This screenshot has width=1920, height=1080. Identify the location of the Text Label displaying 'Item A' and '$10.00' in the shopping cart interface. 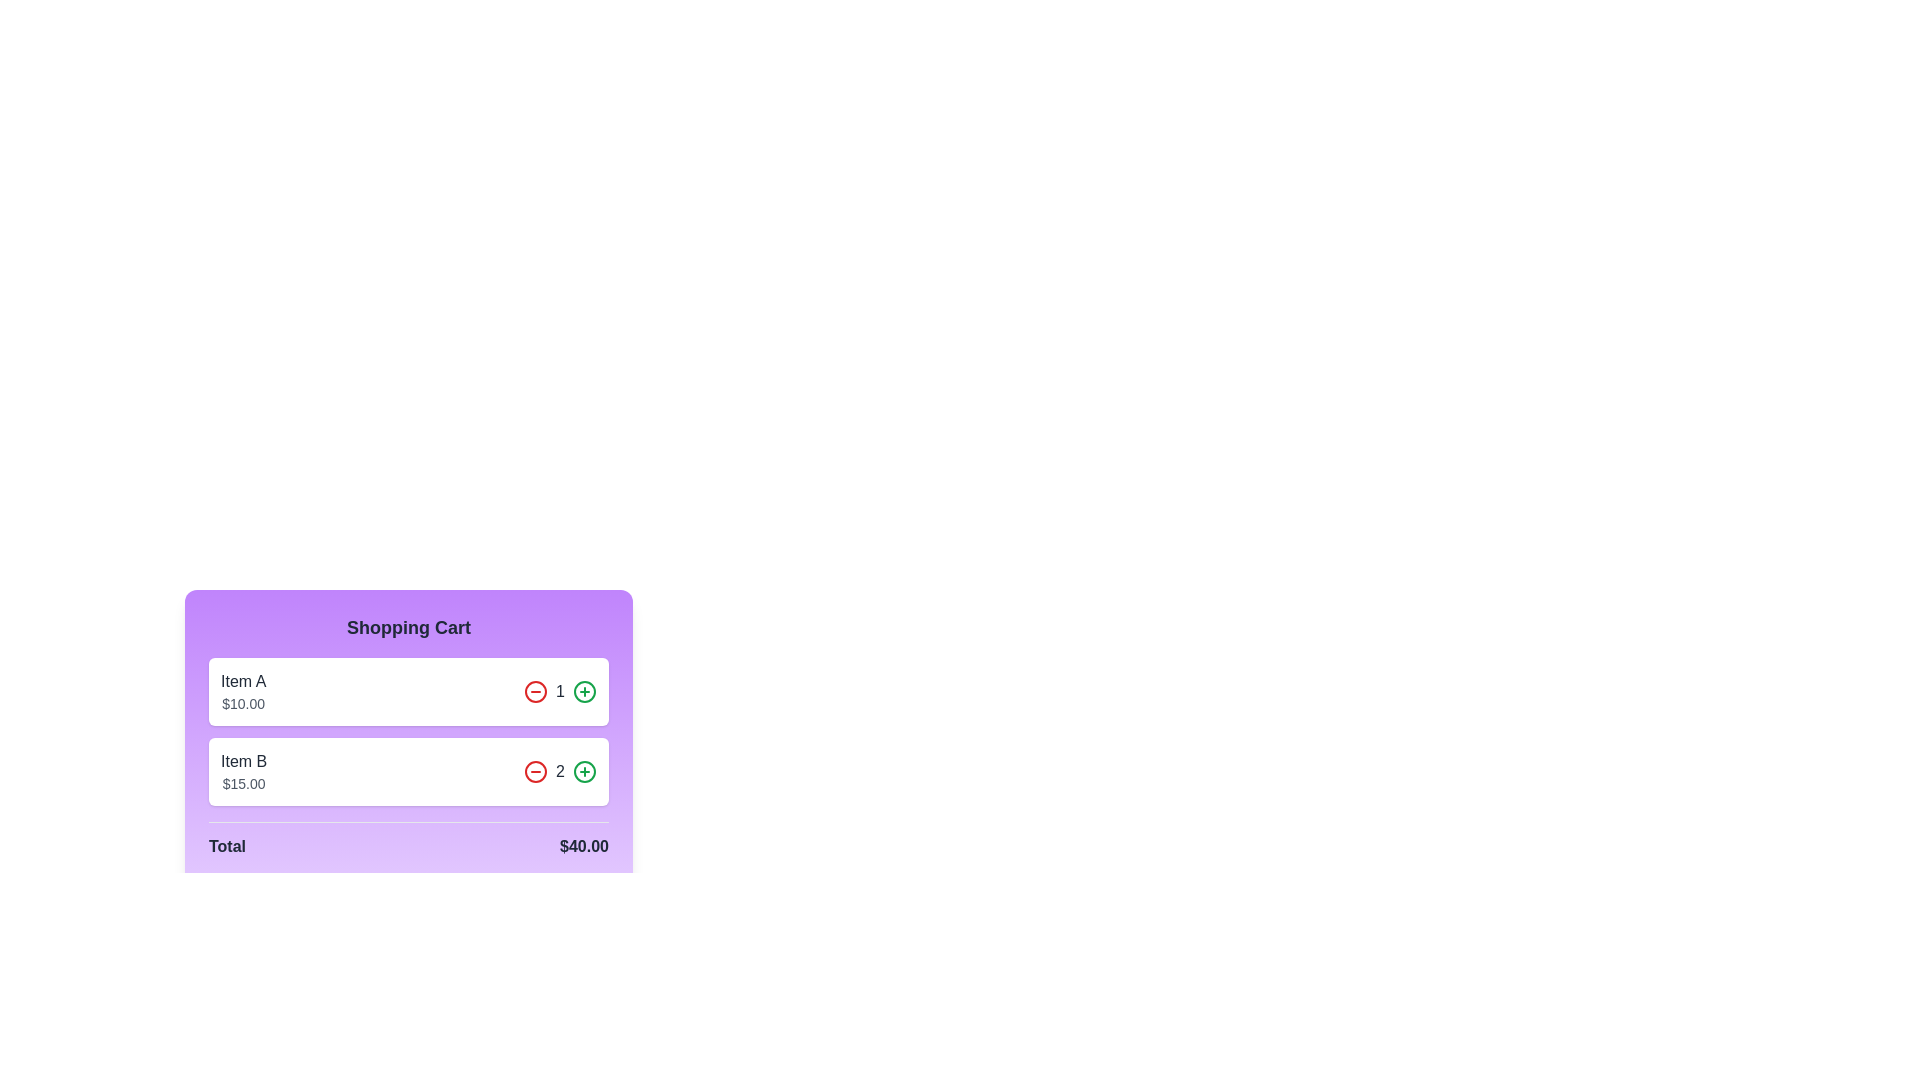
(242, 690).